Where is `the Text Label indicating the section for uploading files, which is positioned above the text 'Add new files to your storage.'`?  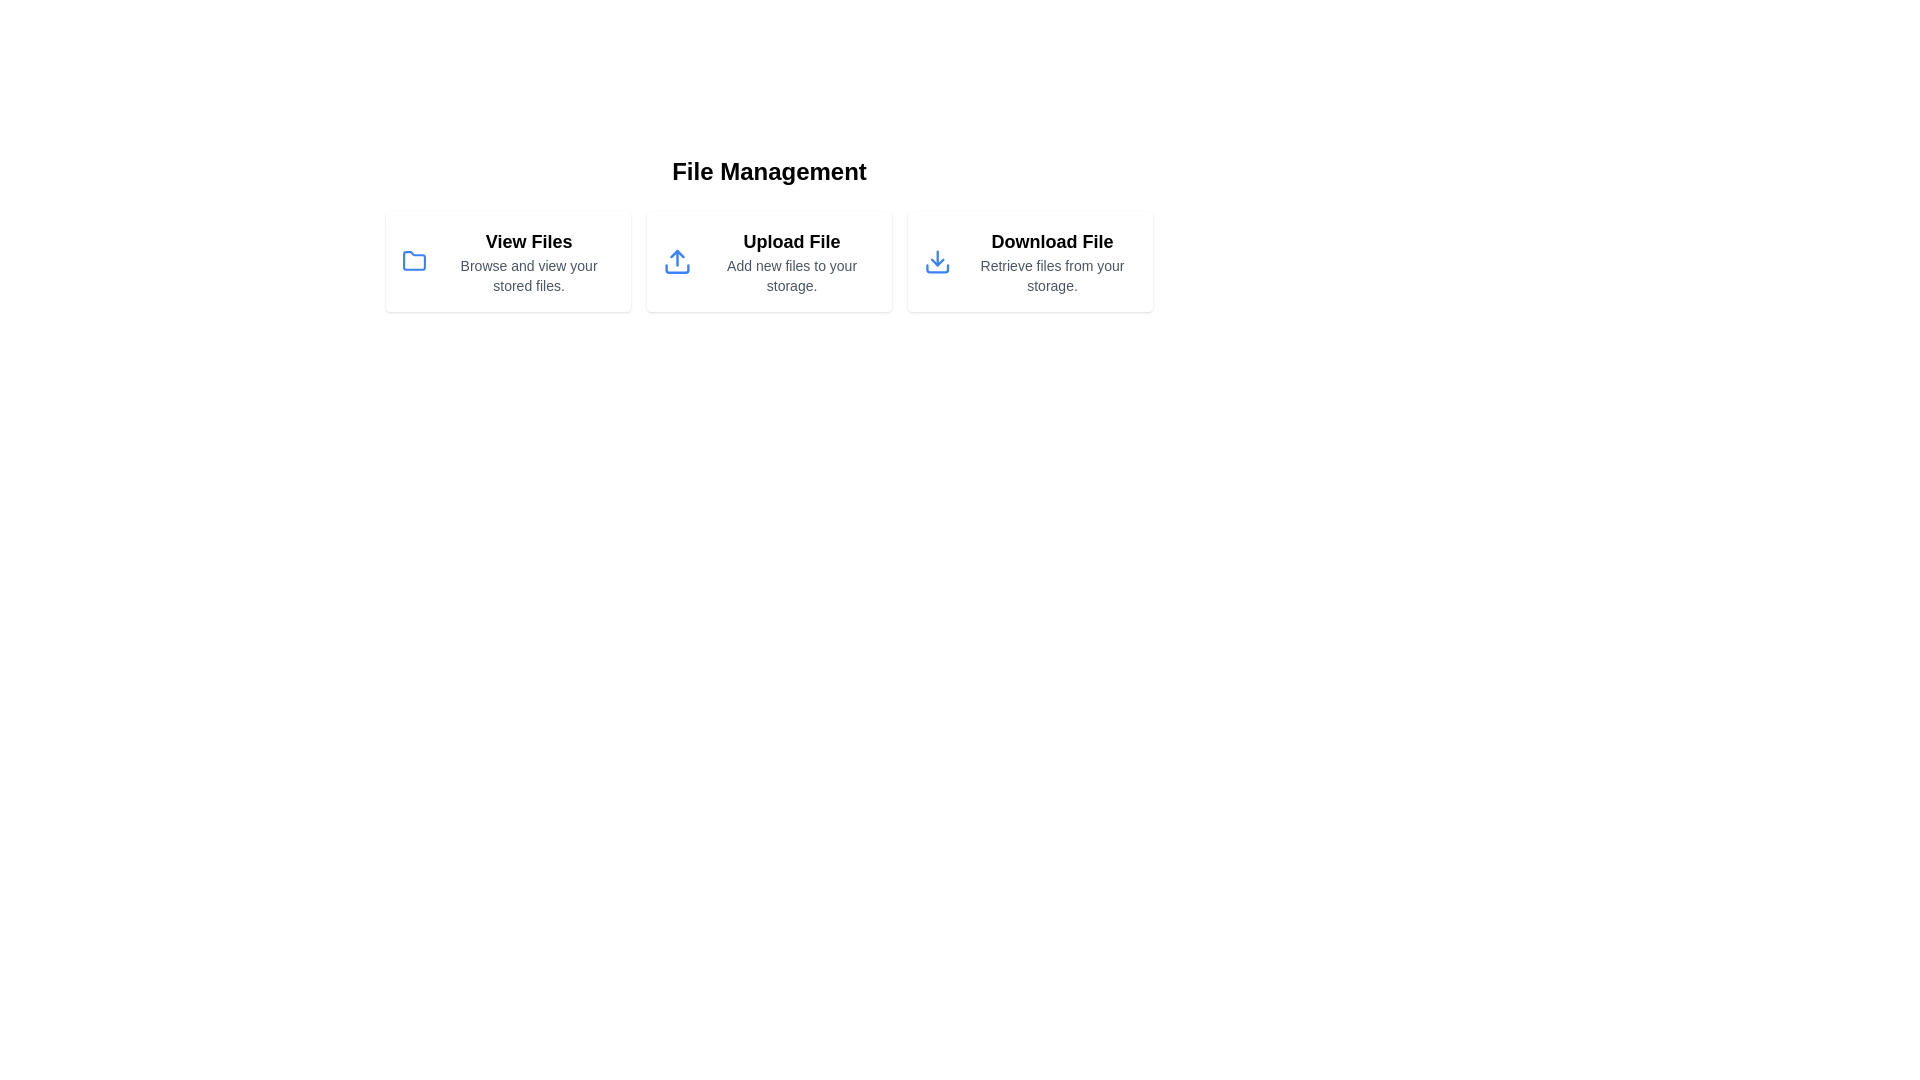
the Text Label indicating the section for uploading files, which is positioned above the text 'Add new files to your storage.' is located at coordinates (791, 241).